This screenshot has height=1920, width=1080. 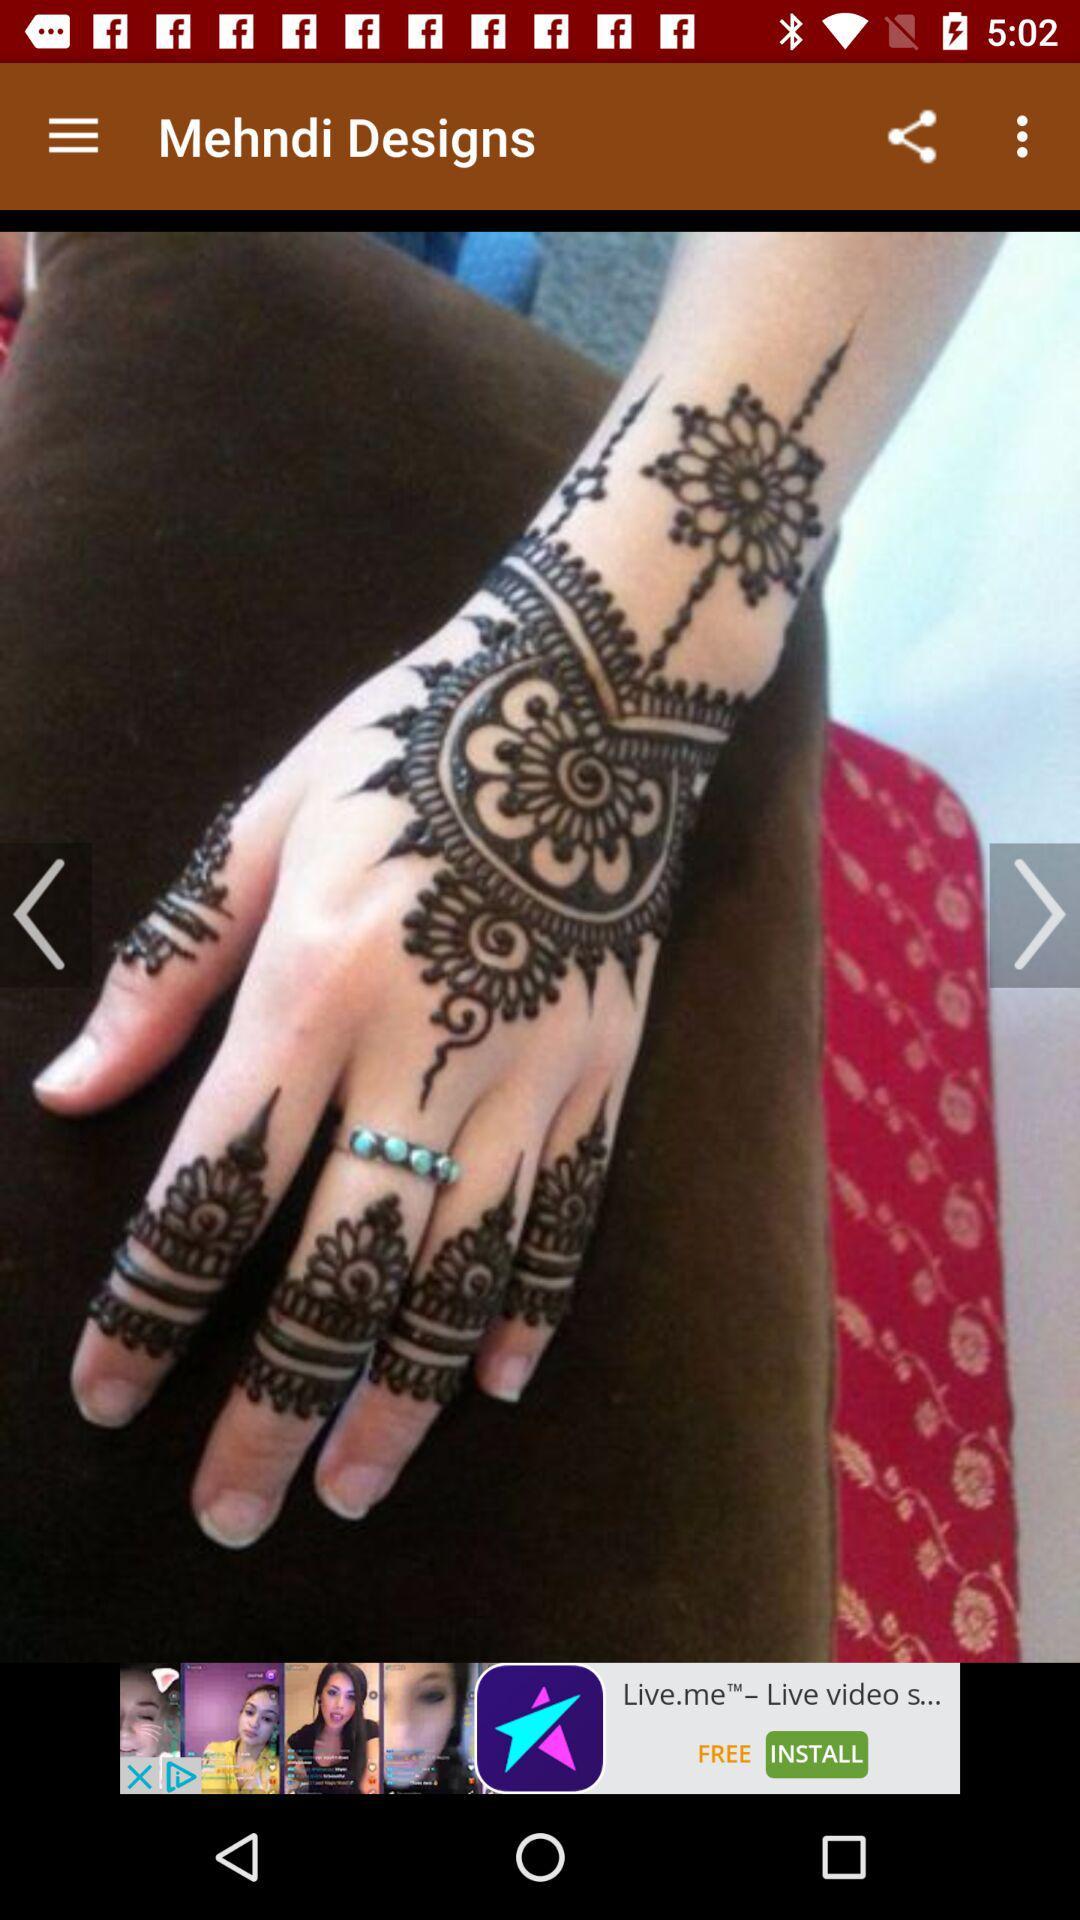 What do you see at coordinates (540, 935) in the screenshot?
I see `open design` at bounding box center [540, 935].